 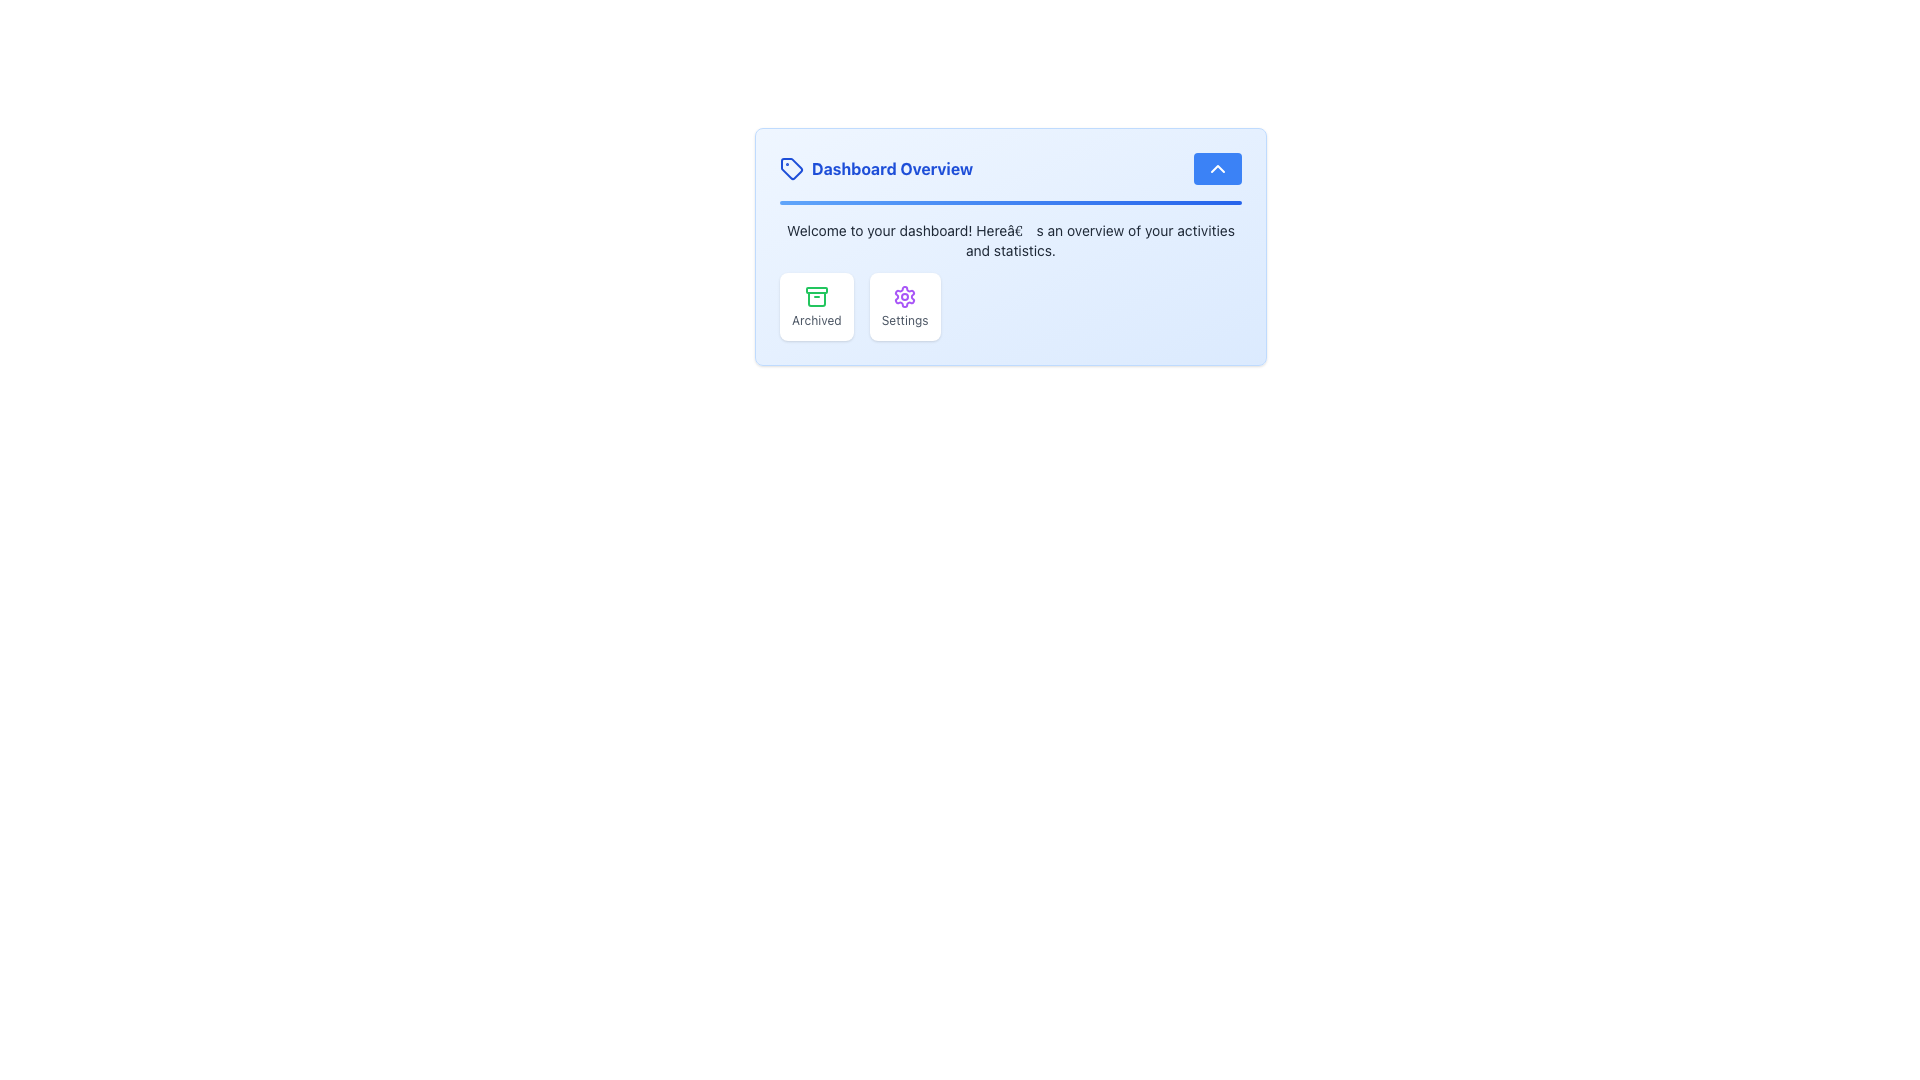 I want to click on the settings button, which is the second item in a horizontal group of options located immediately to the right of the 'Archived' button with a green icon, so click(x=904, y=307).